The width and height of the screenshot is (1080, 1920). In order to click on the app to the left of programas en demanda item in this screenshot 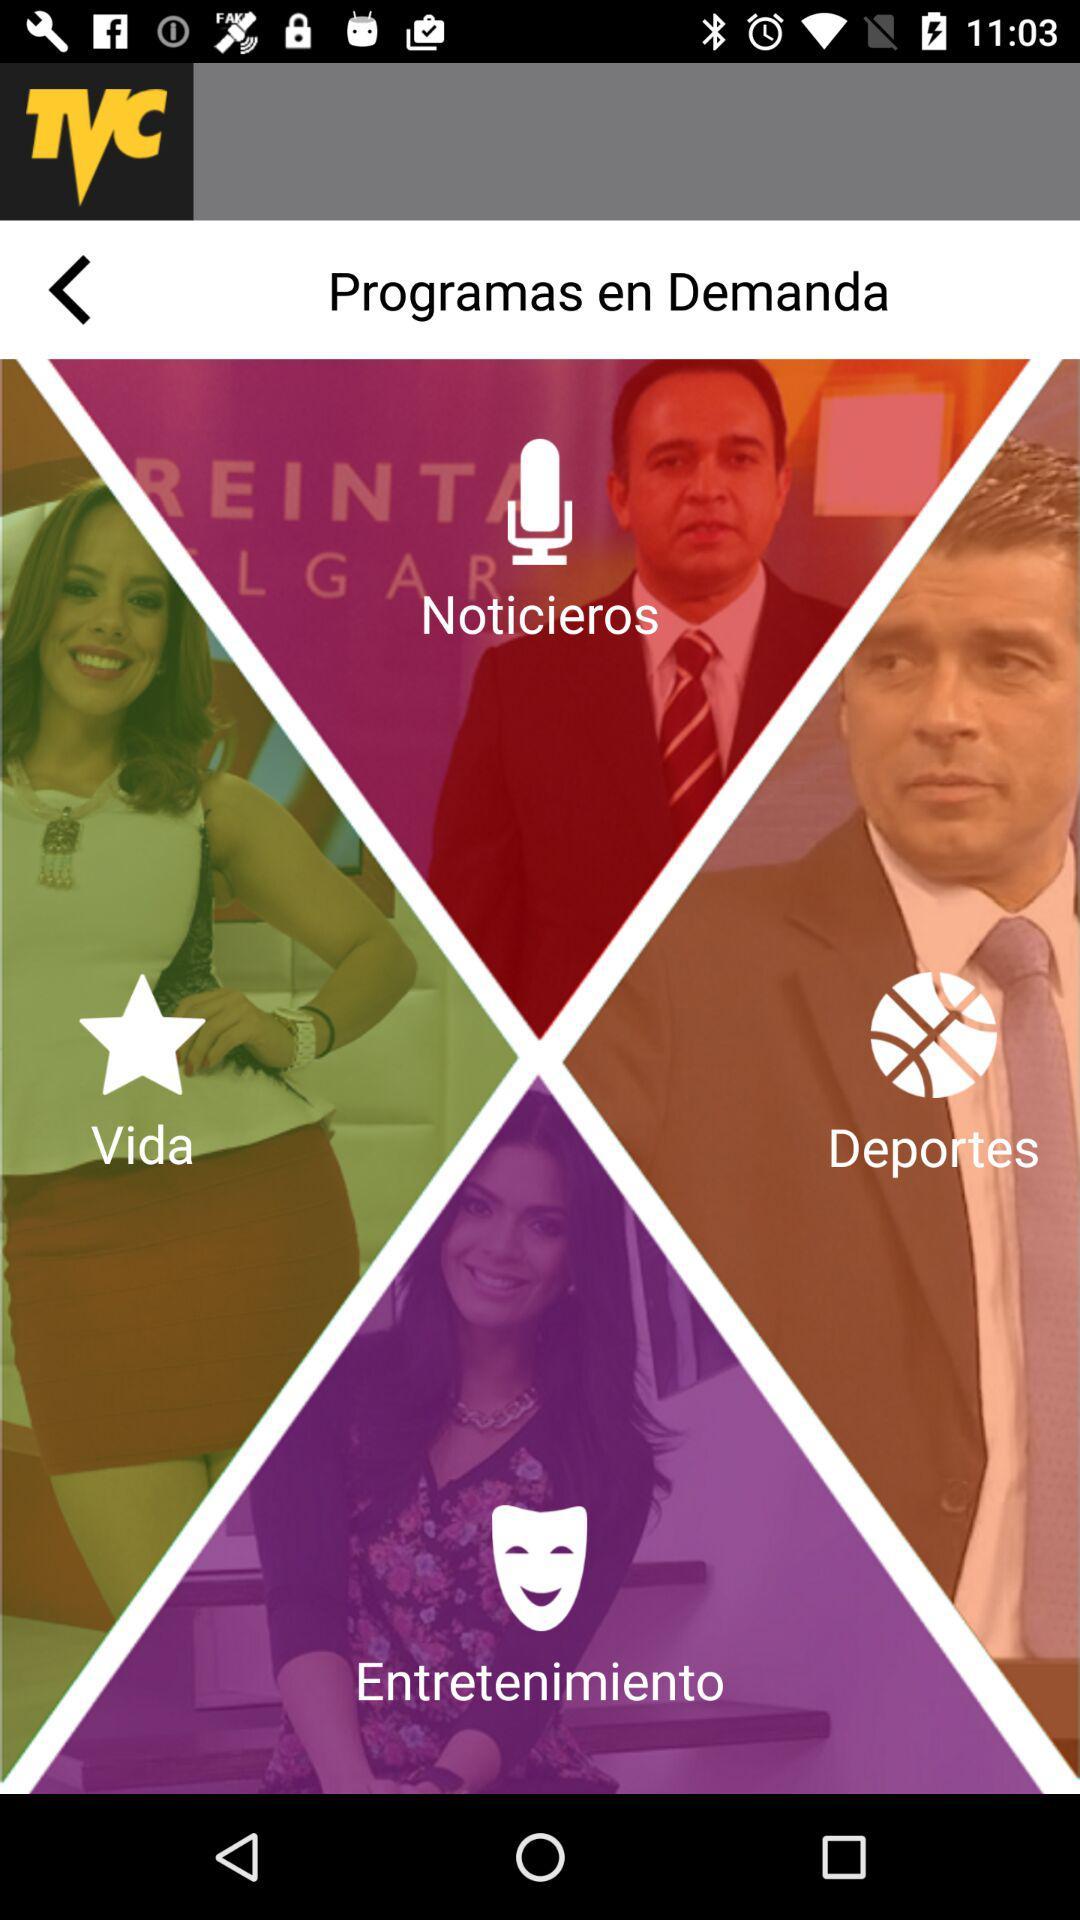, I will do `click(68, 288)`.